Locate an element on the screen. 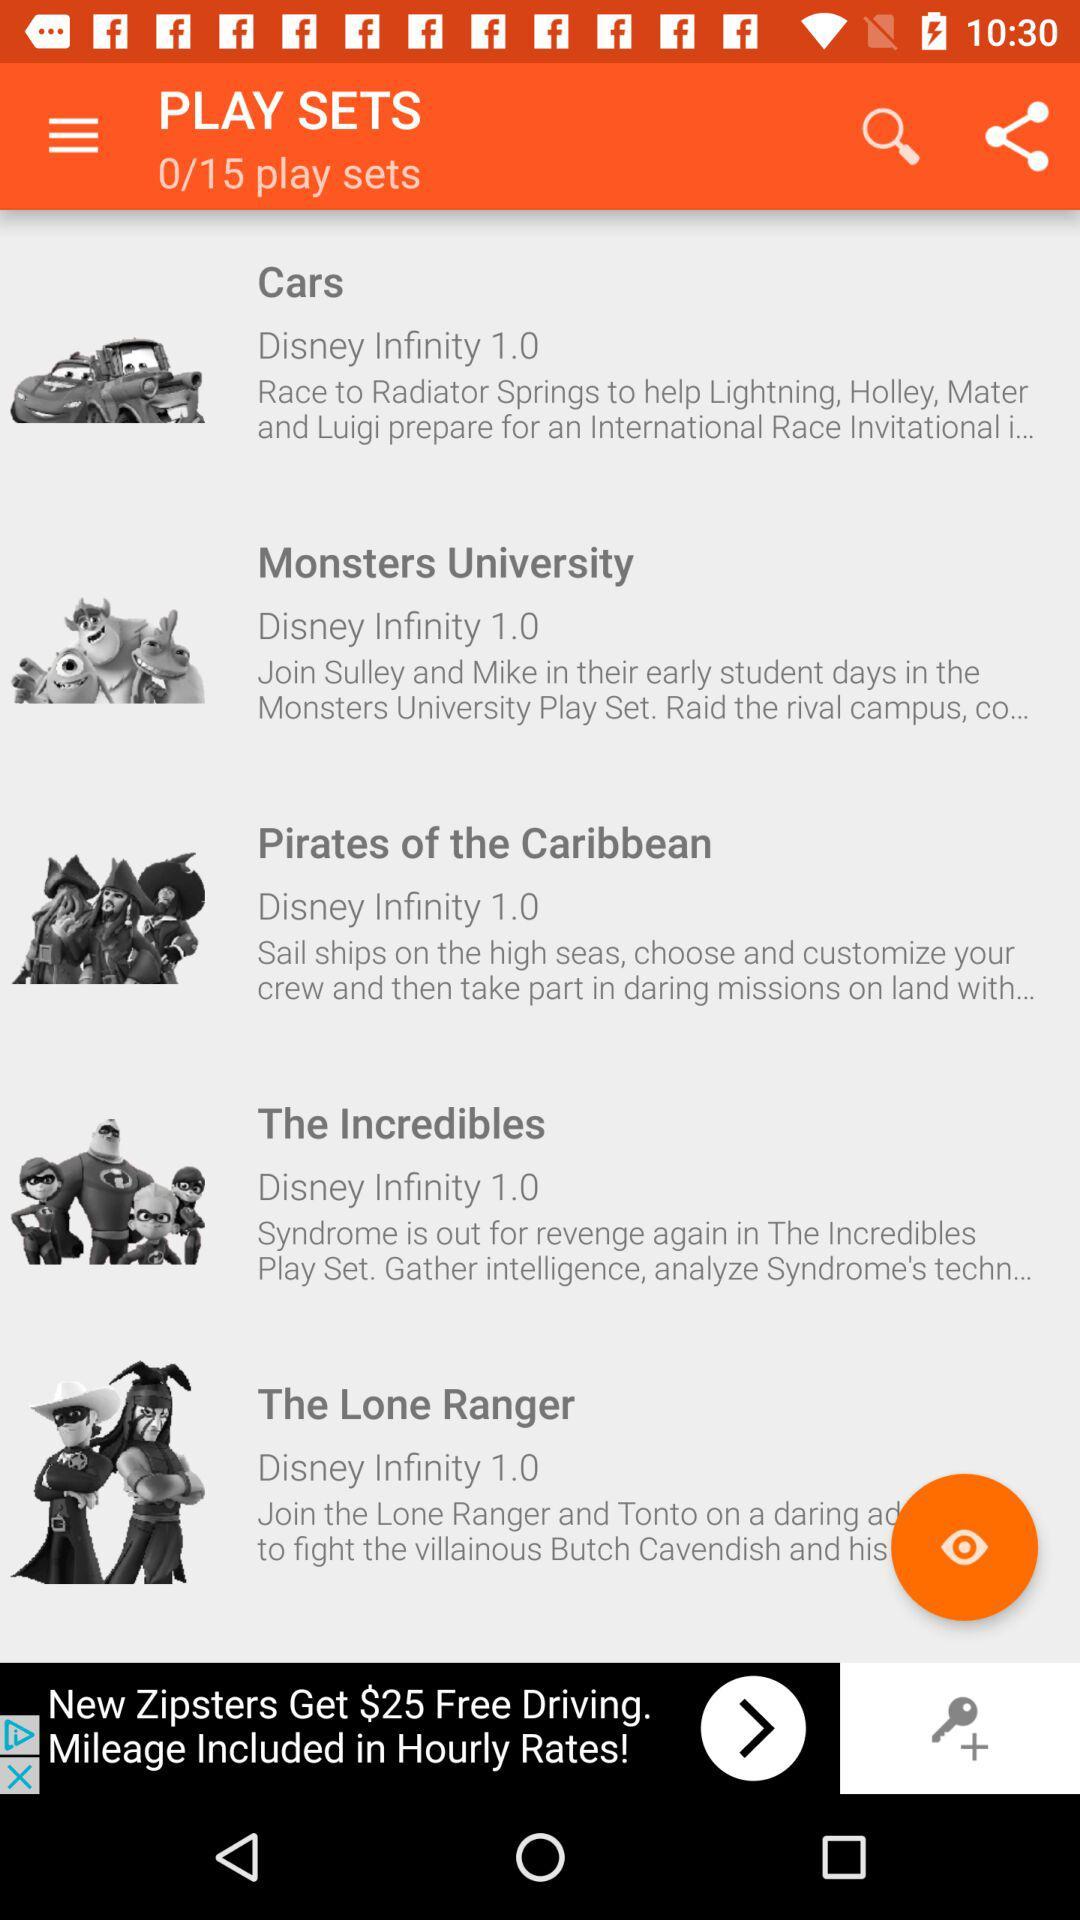 This screenshot has height=1920, width=1080. selected is located at coordinates (963, 1546).